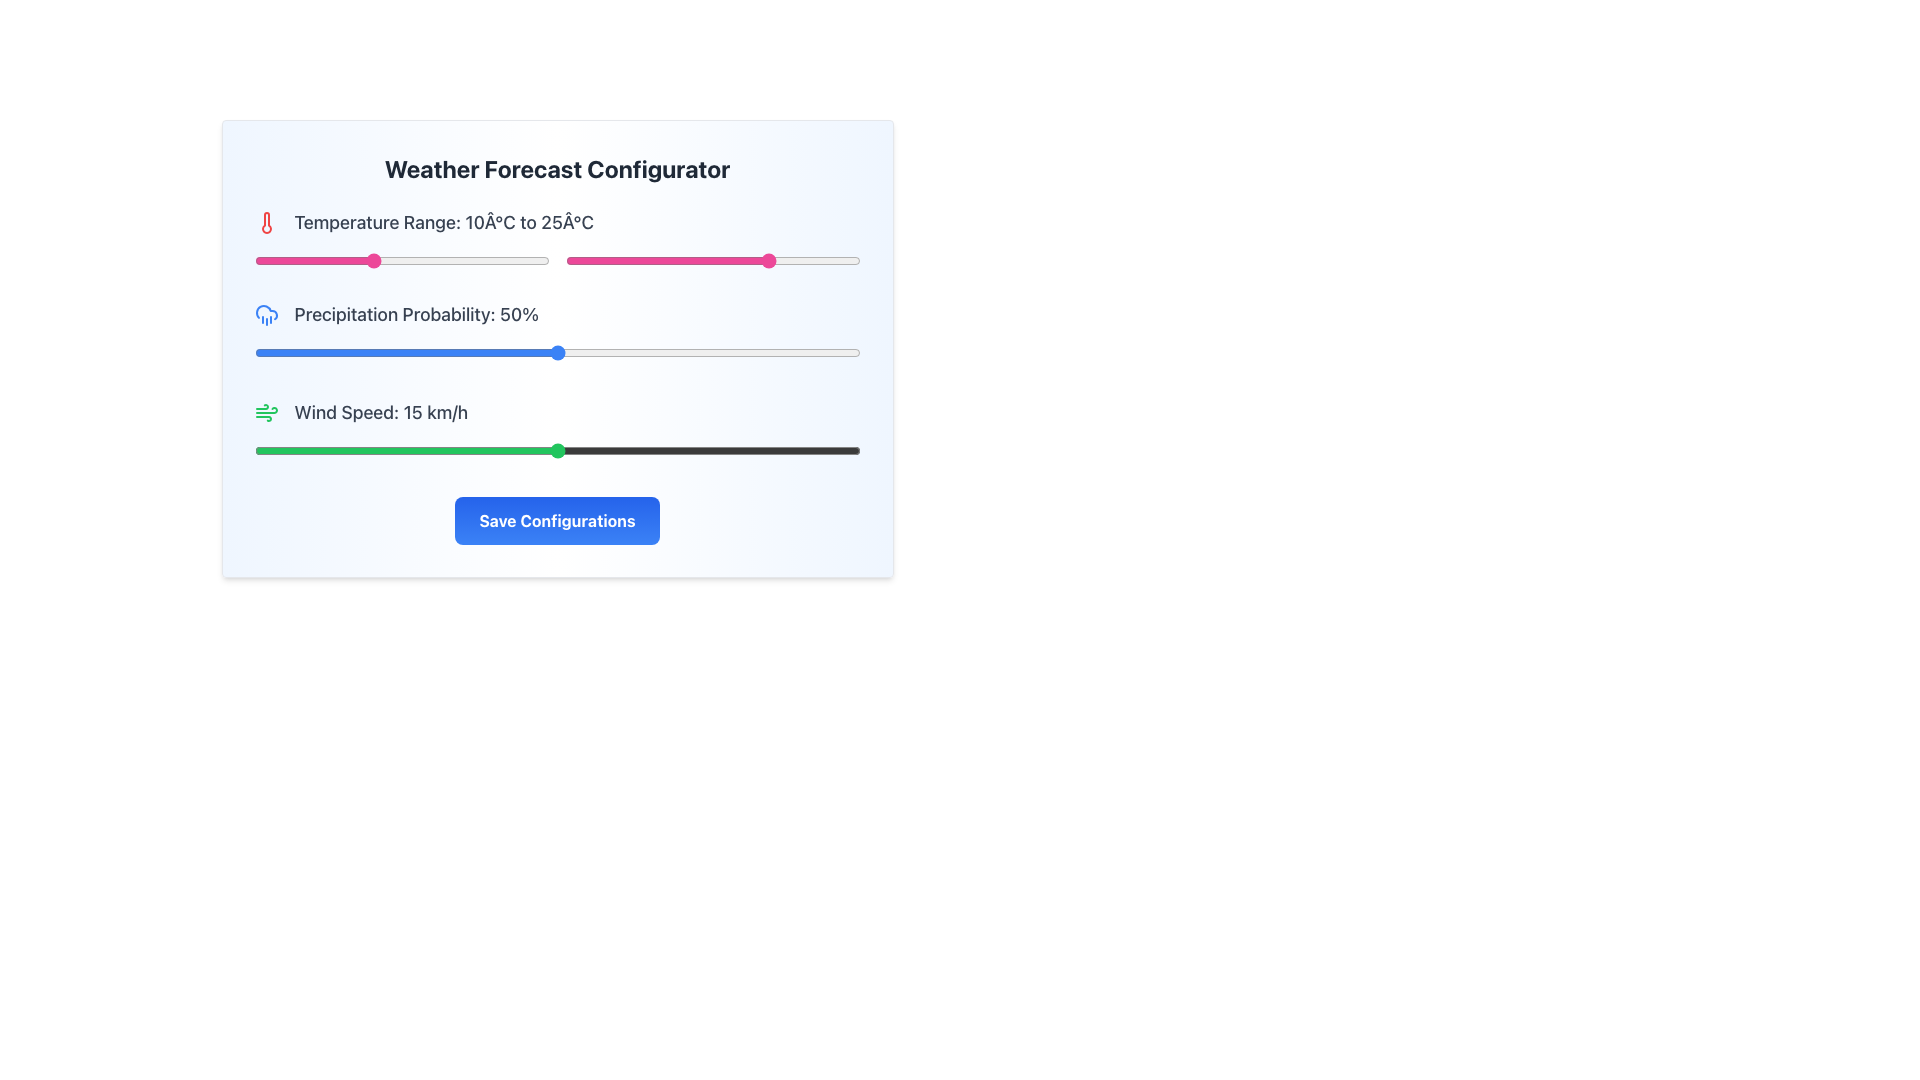  I want to click on precipitation probability, so click(726, 352).